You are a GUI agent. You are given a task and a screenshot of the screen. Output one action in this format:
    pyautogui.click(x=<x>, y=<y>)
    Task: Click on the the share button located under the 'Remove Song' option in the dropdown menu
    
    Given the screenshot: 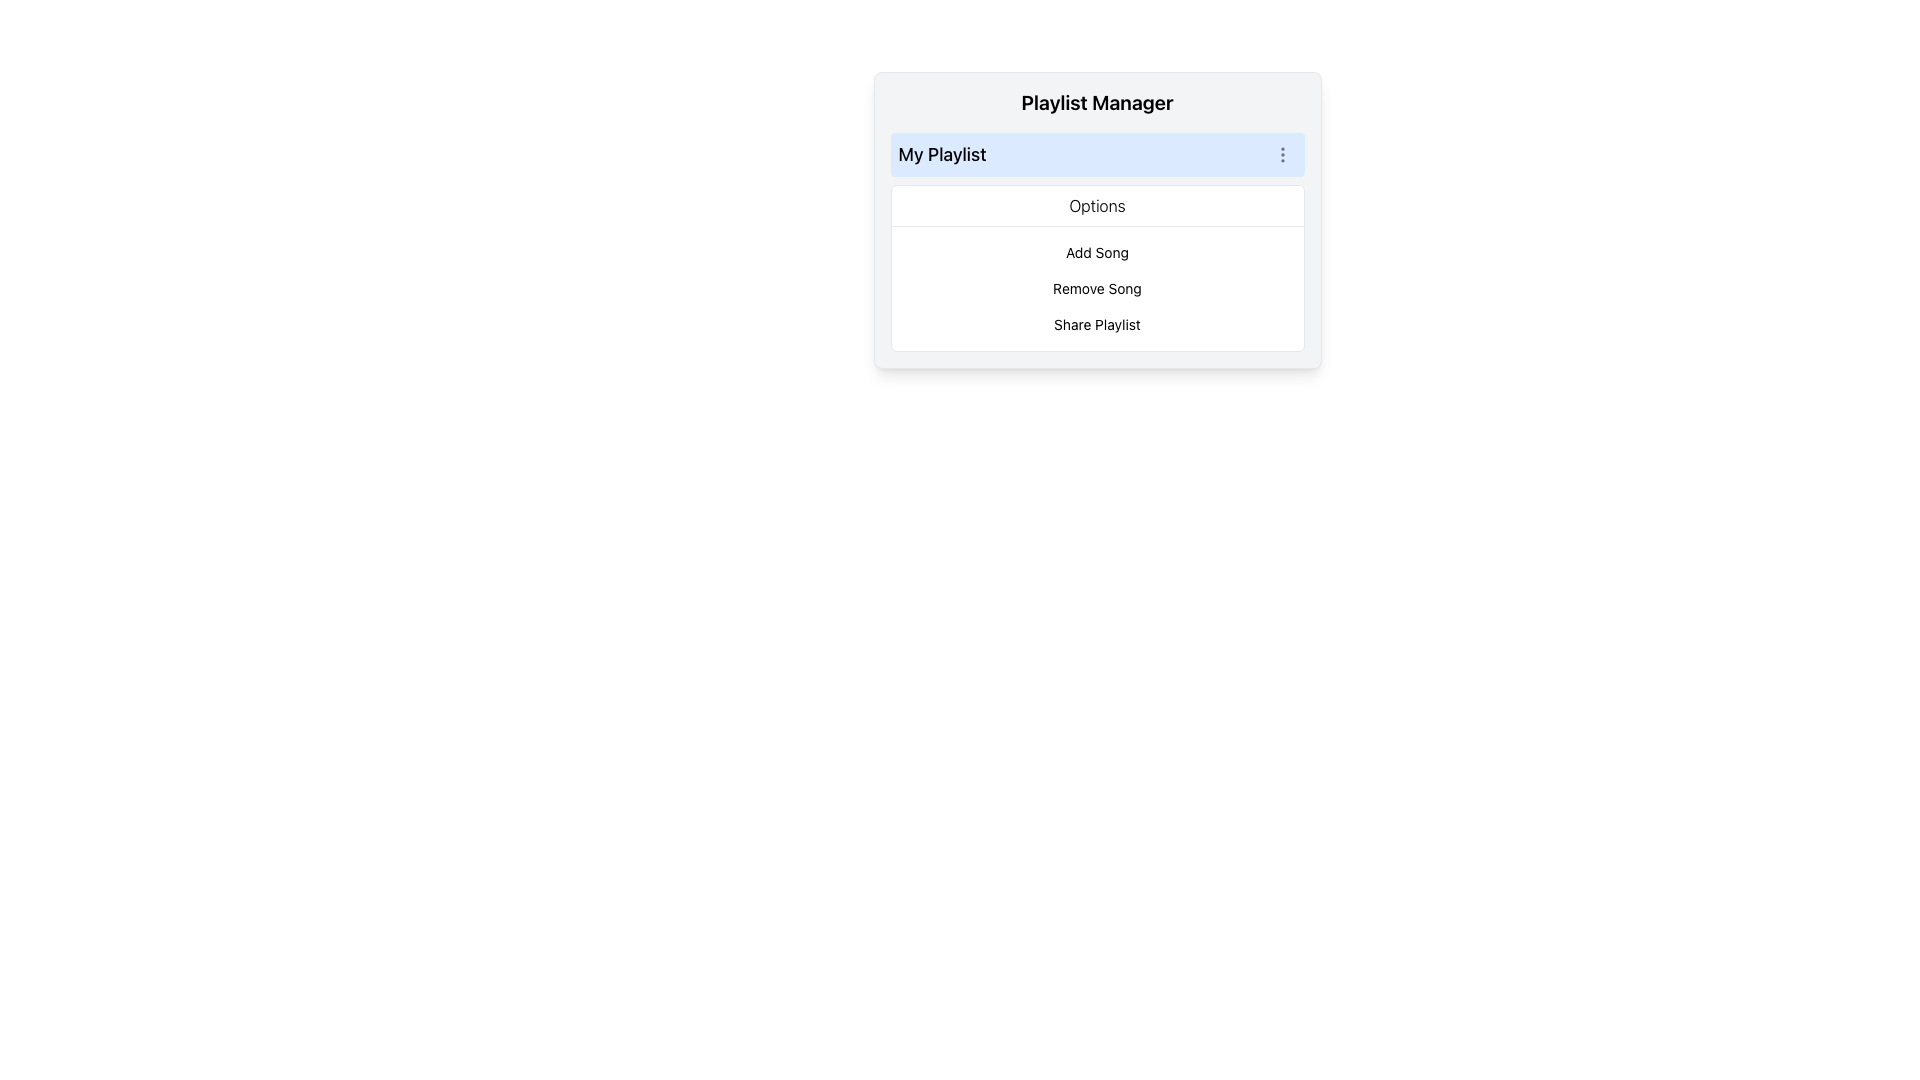 What is the action you would take?
    pyautogui.click(x=1096, y=323)
    